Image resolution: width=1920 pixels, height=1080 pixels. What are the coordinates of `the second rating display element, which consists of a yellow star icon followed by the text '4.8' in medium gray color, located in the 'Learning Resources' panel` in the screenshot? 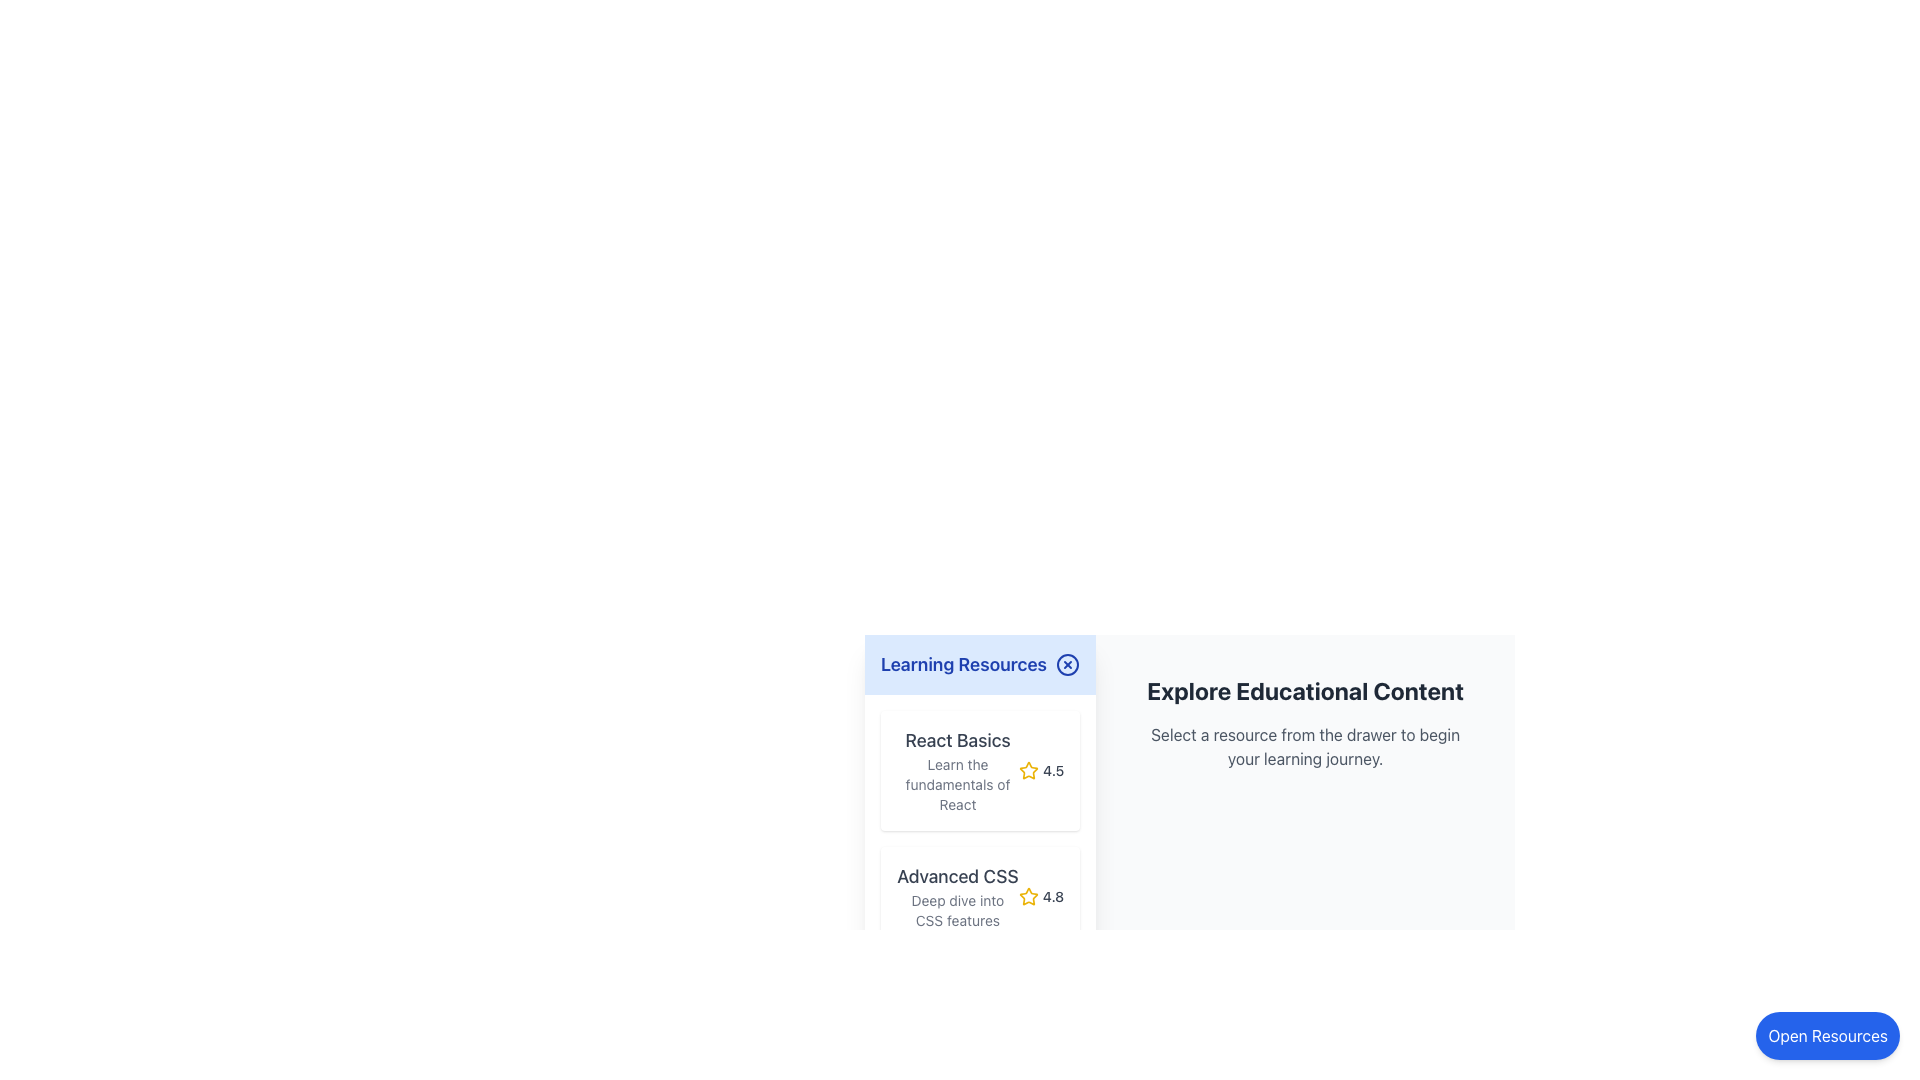 It's located at (1040, 896).